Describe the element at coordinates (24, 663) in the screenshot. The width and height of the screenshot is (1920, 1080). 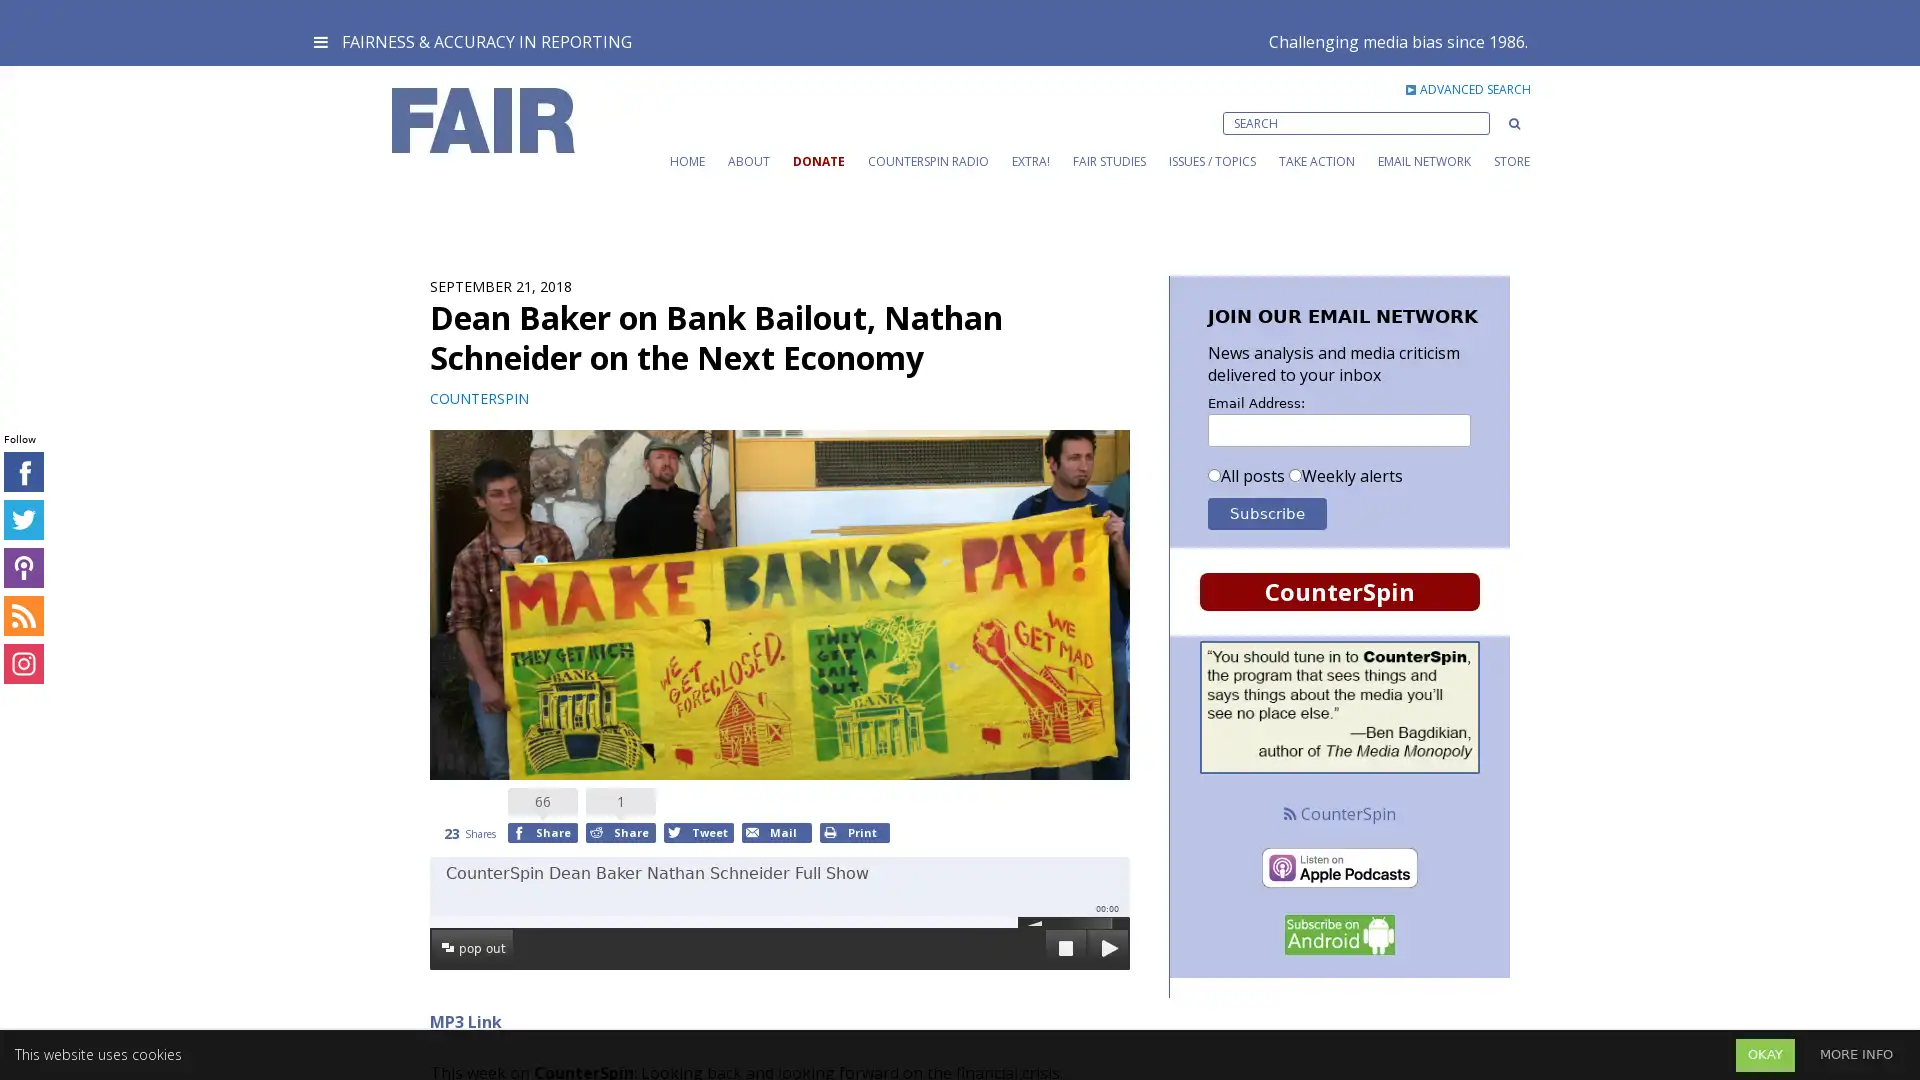
I see `connect on Instagram` at that location.